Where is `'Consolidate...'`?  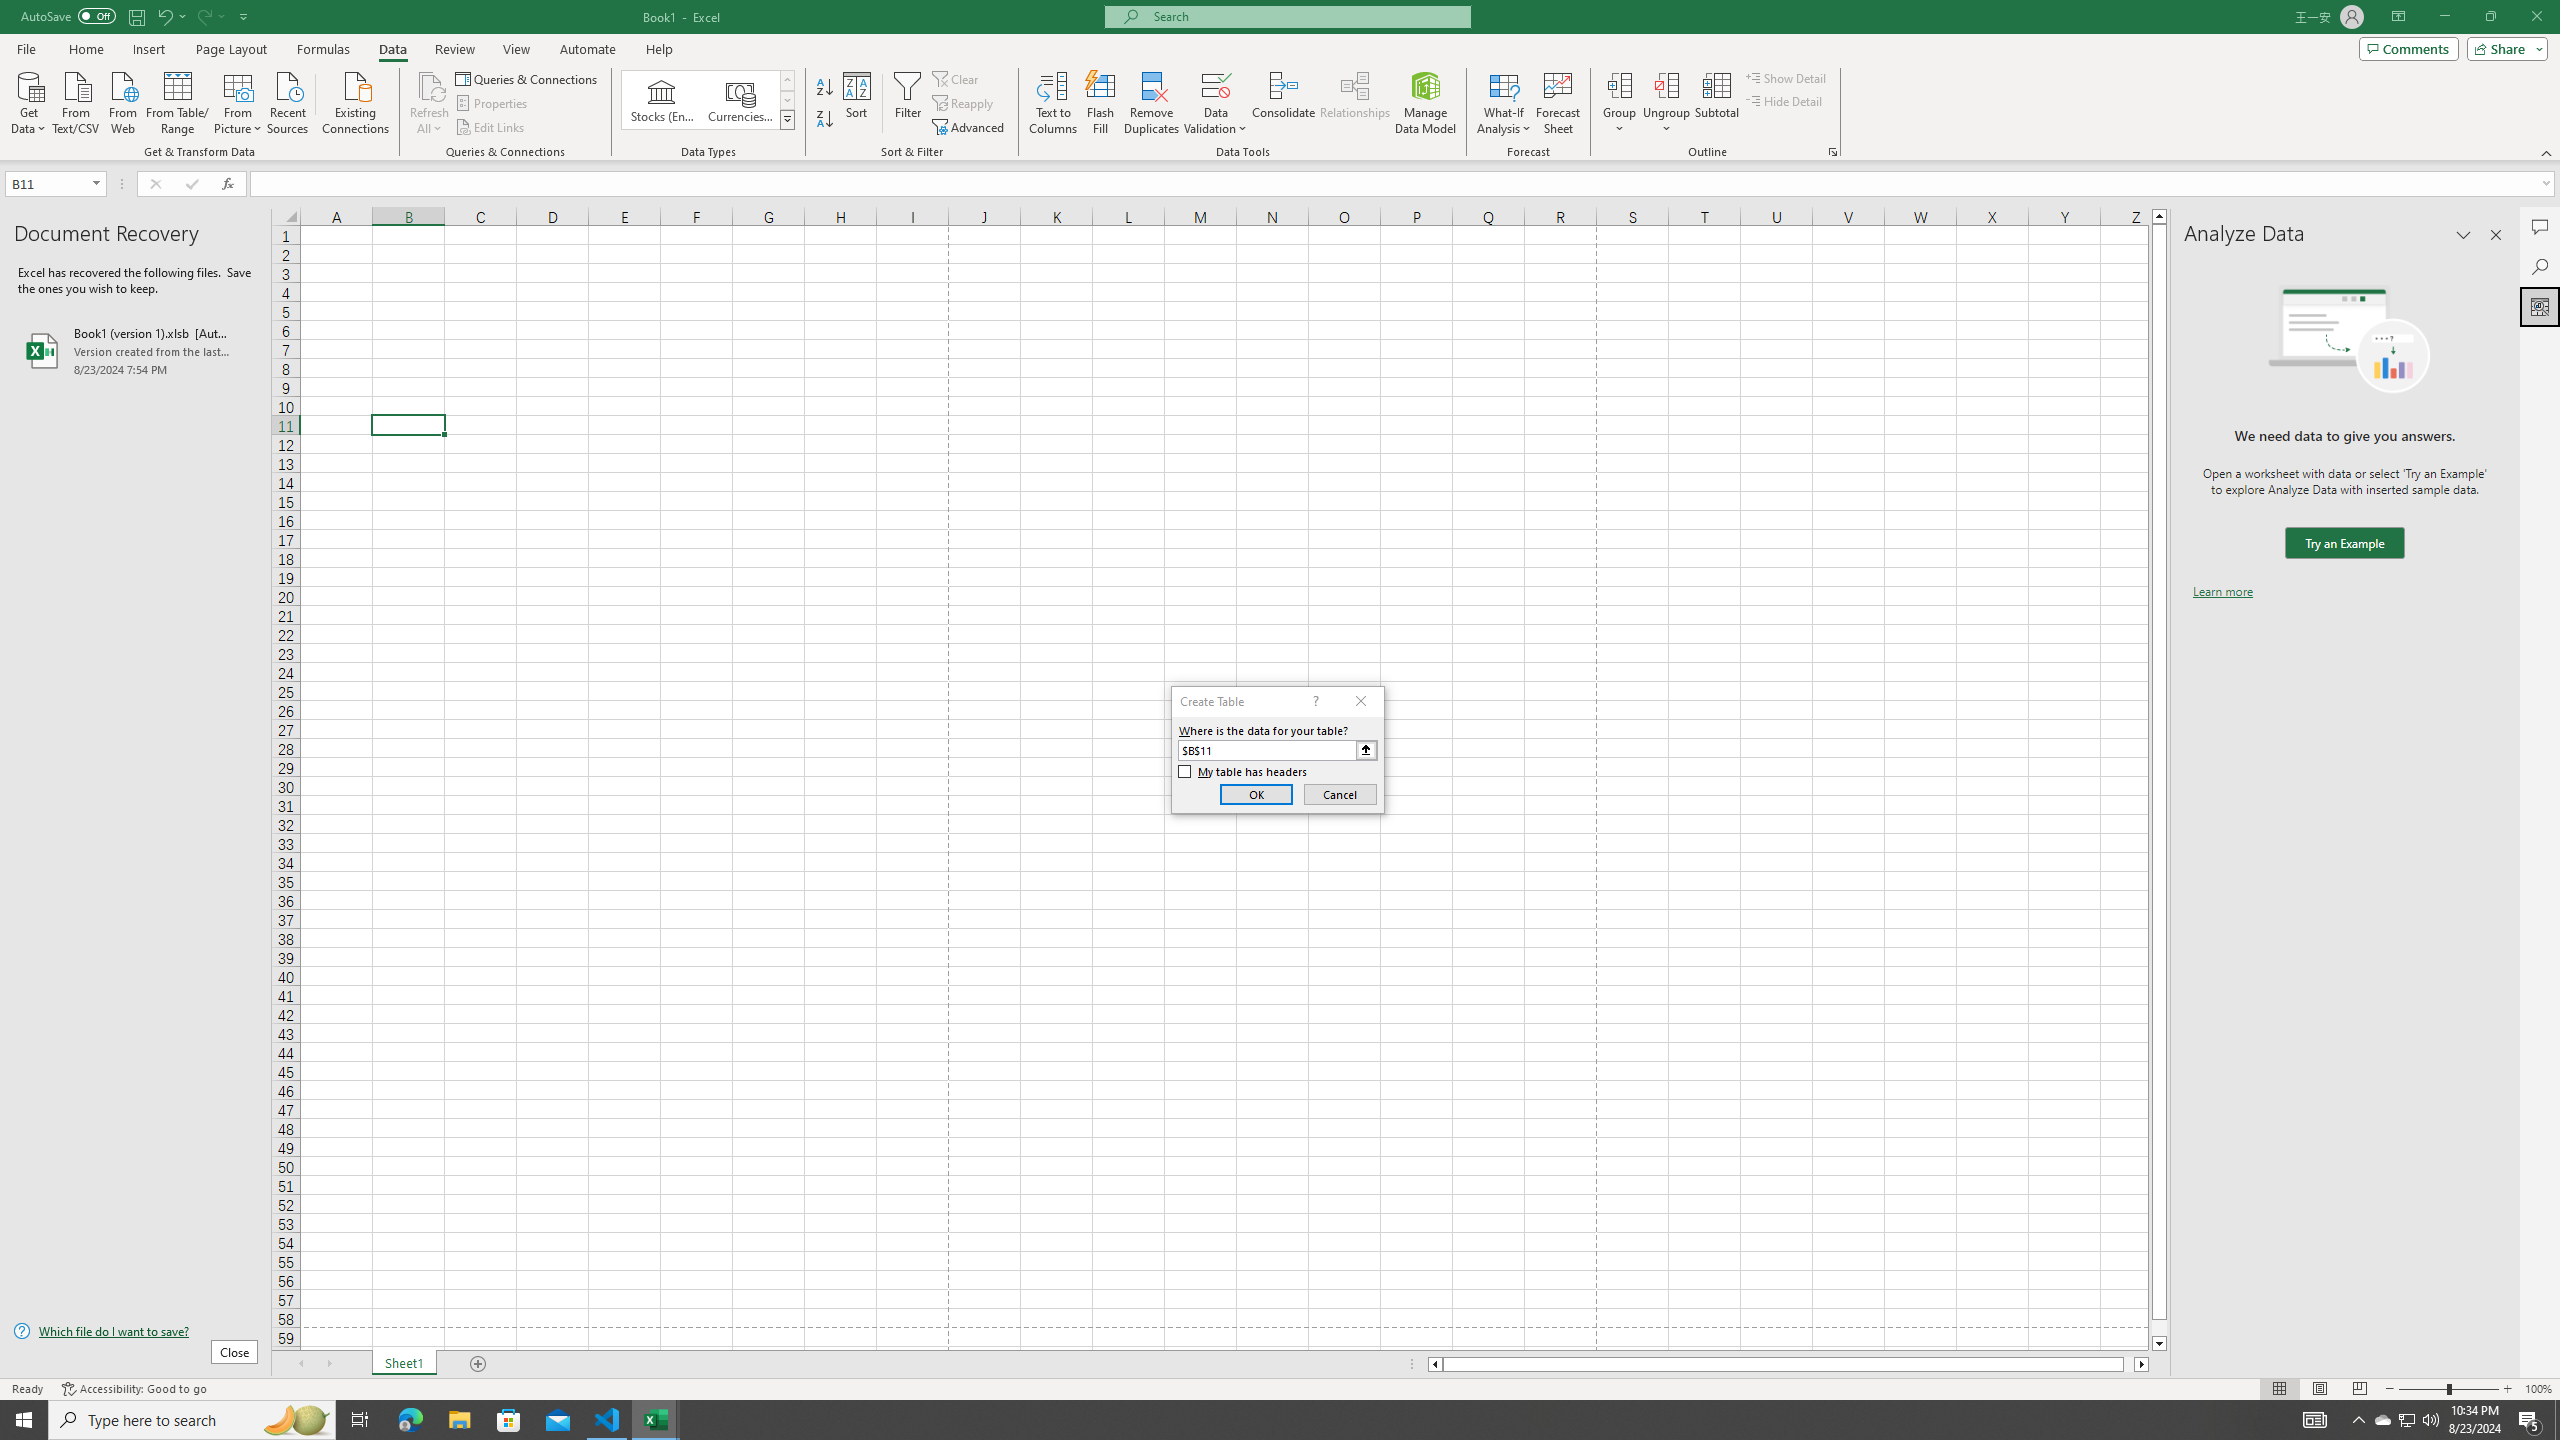
'Consolidate...' is located at coordinates (1283, 103).